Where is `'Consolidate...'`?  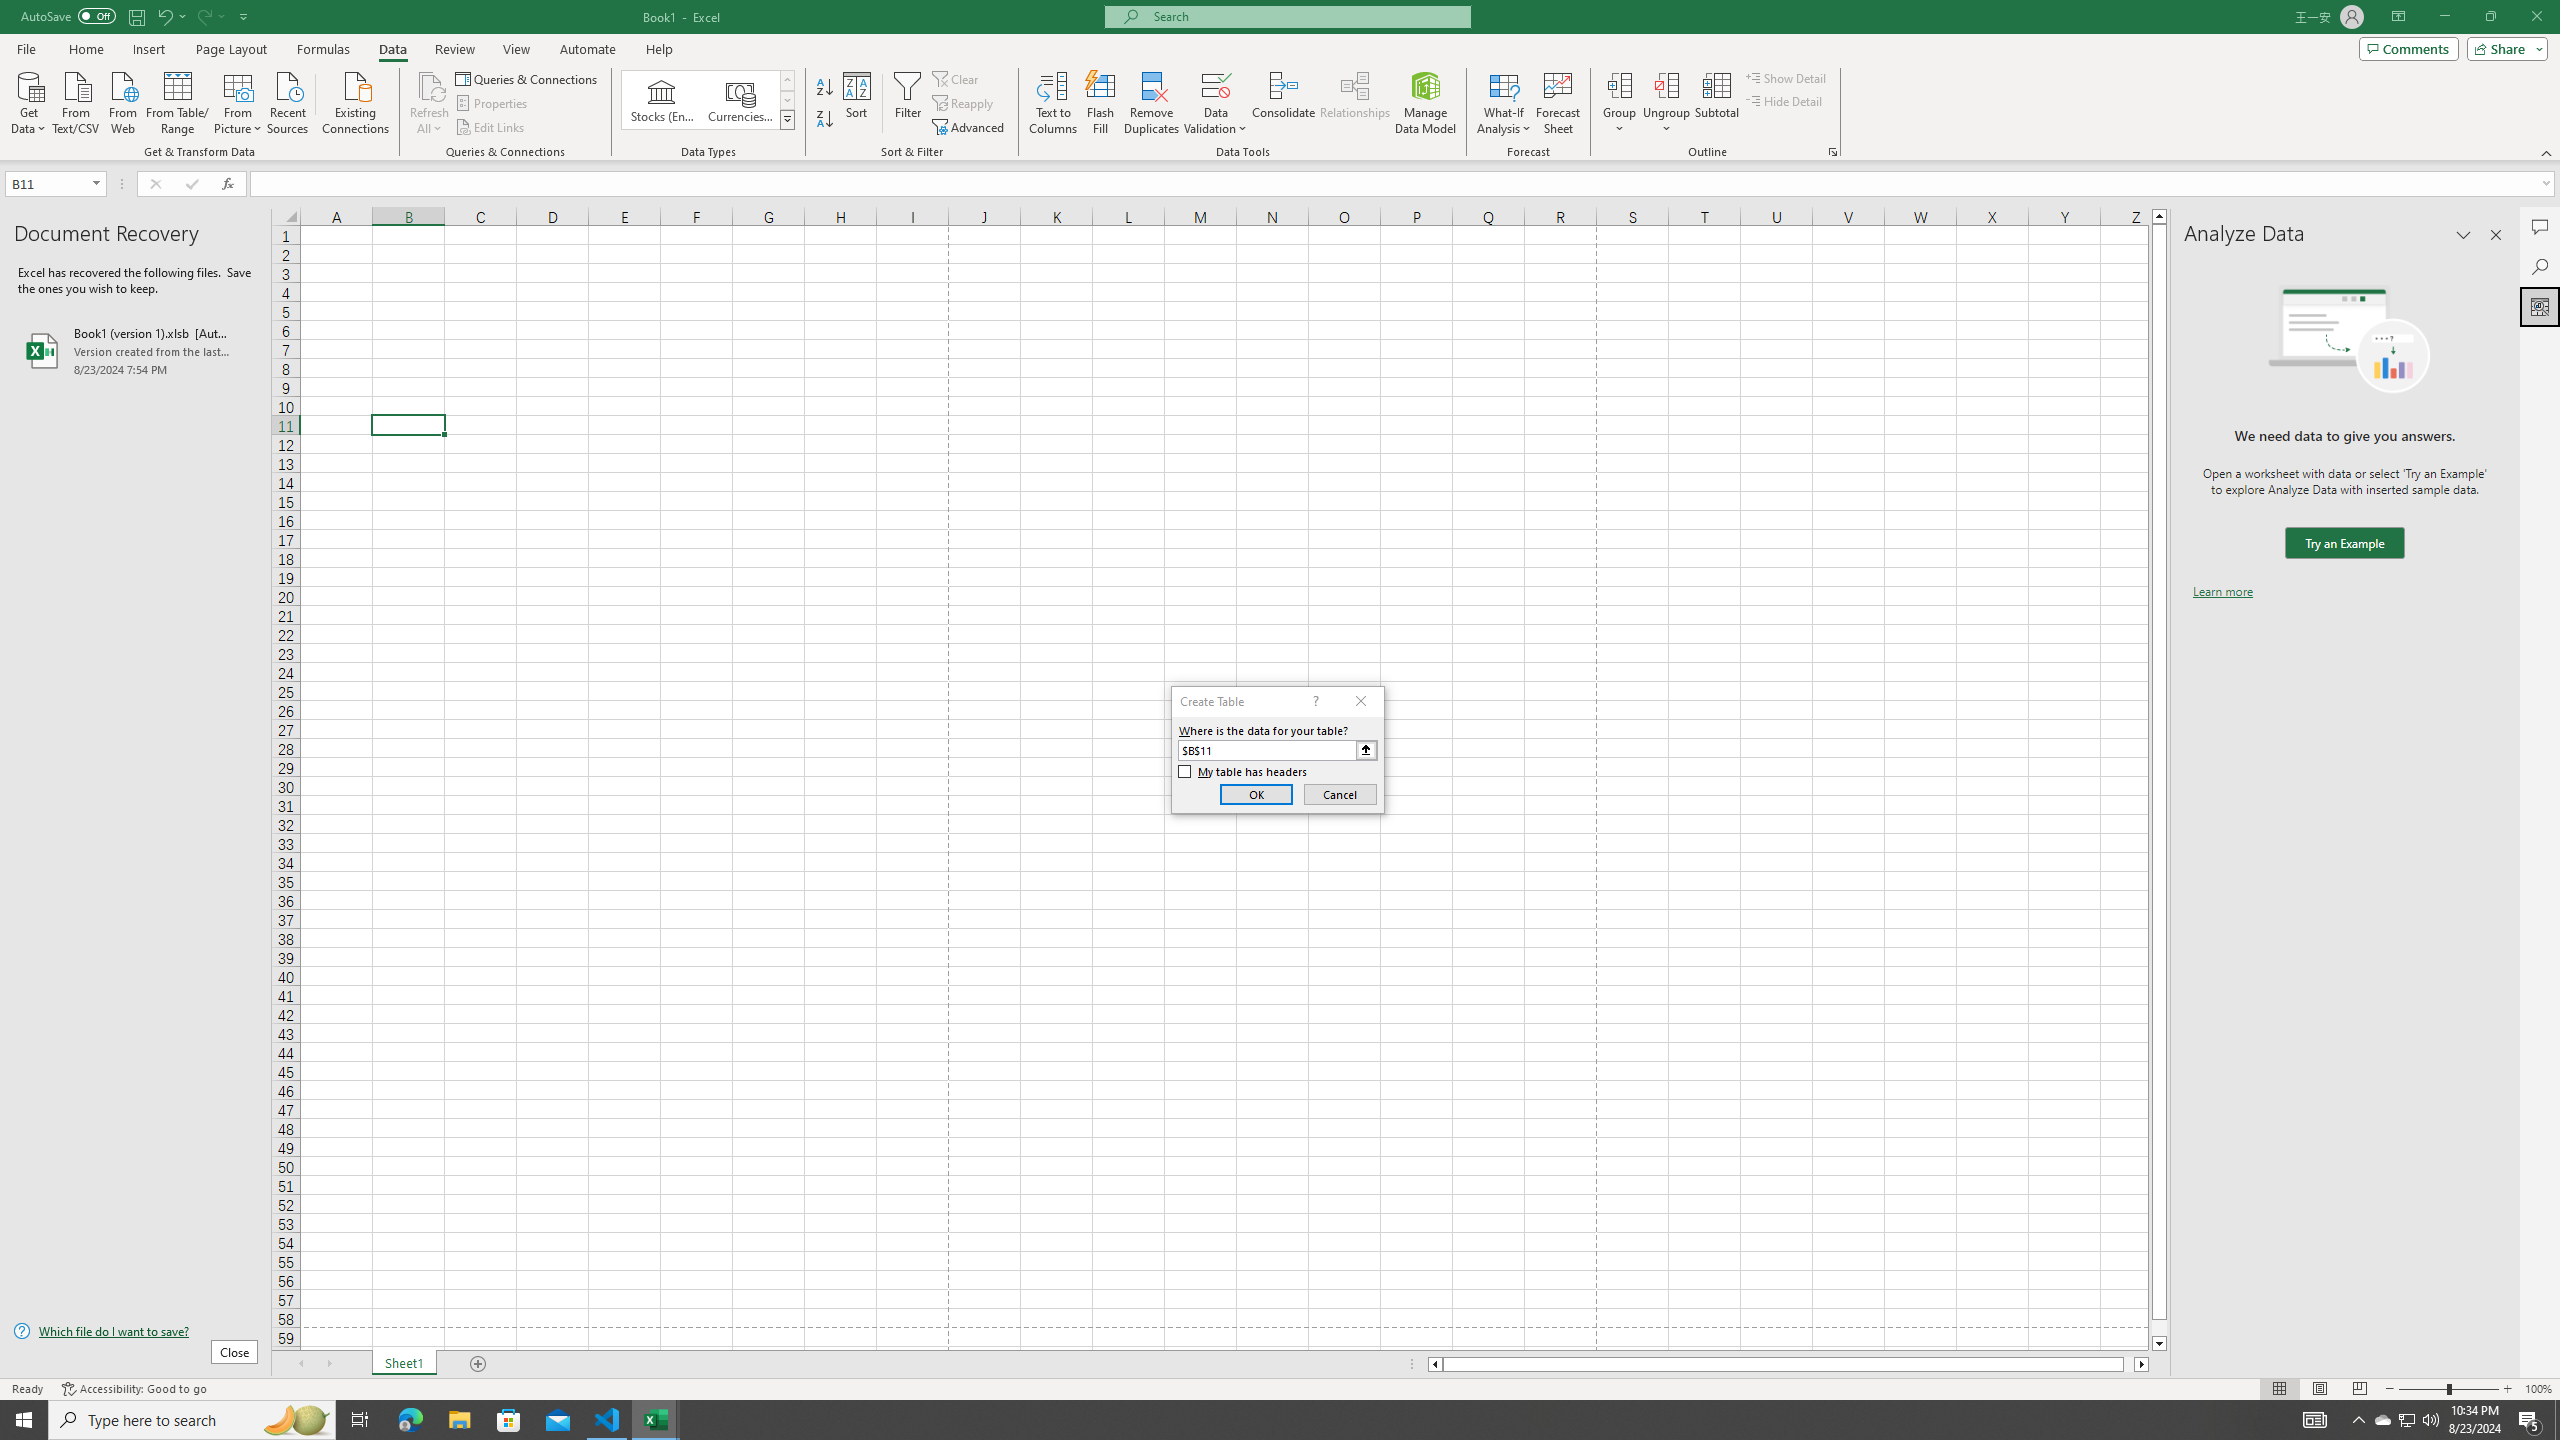
'Consolidate...' is located at coordinates (1283, 103).